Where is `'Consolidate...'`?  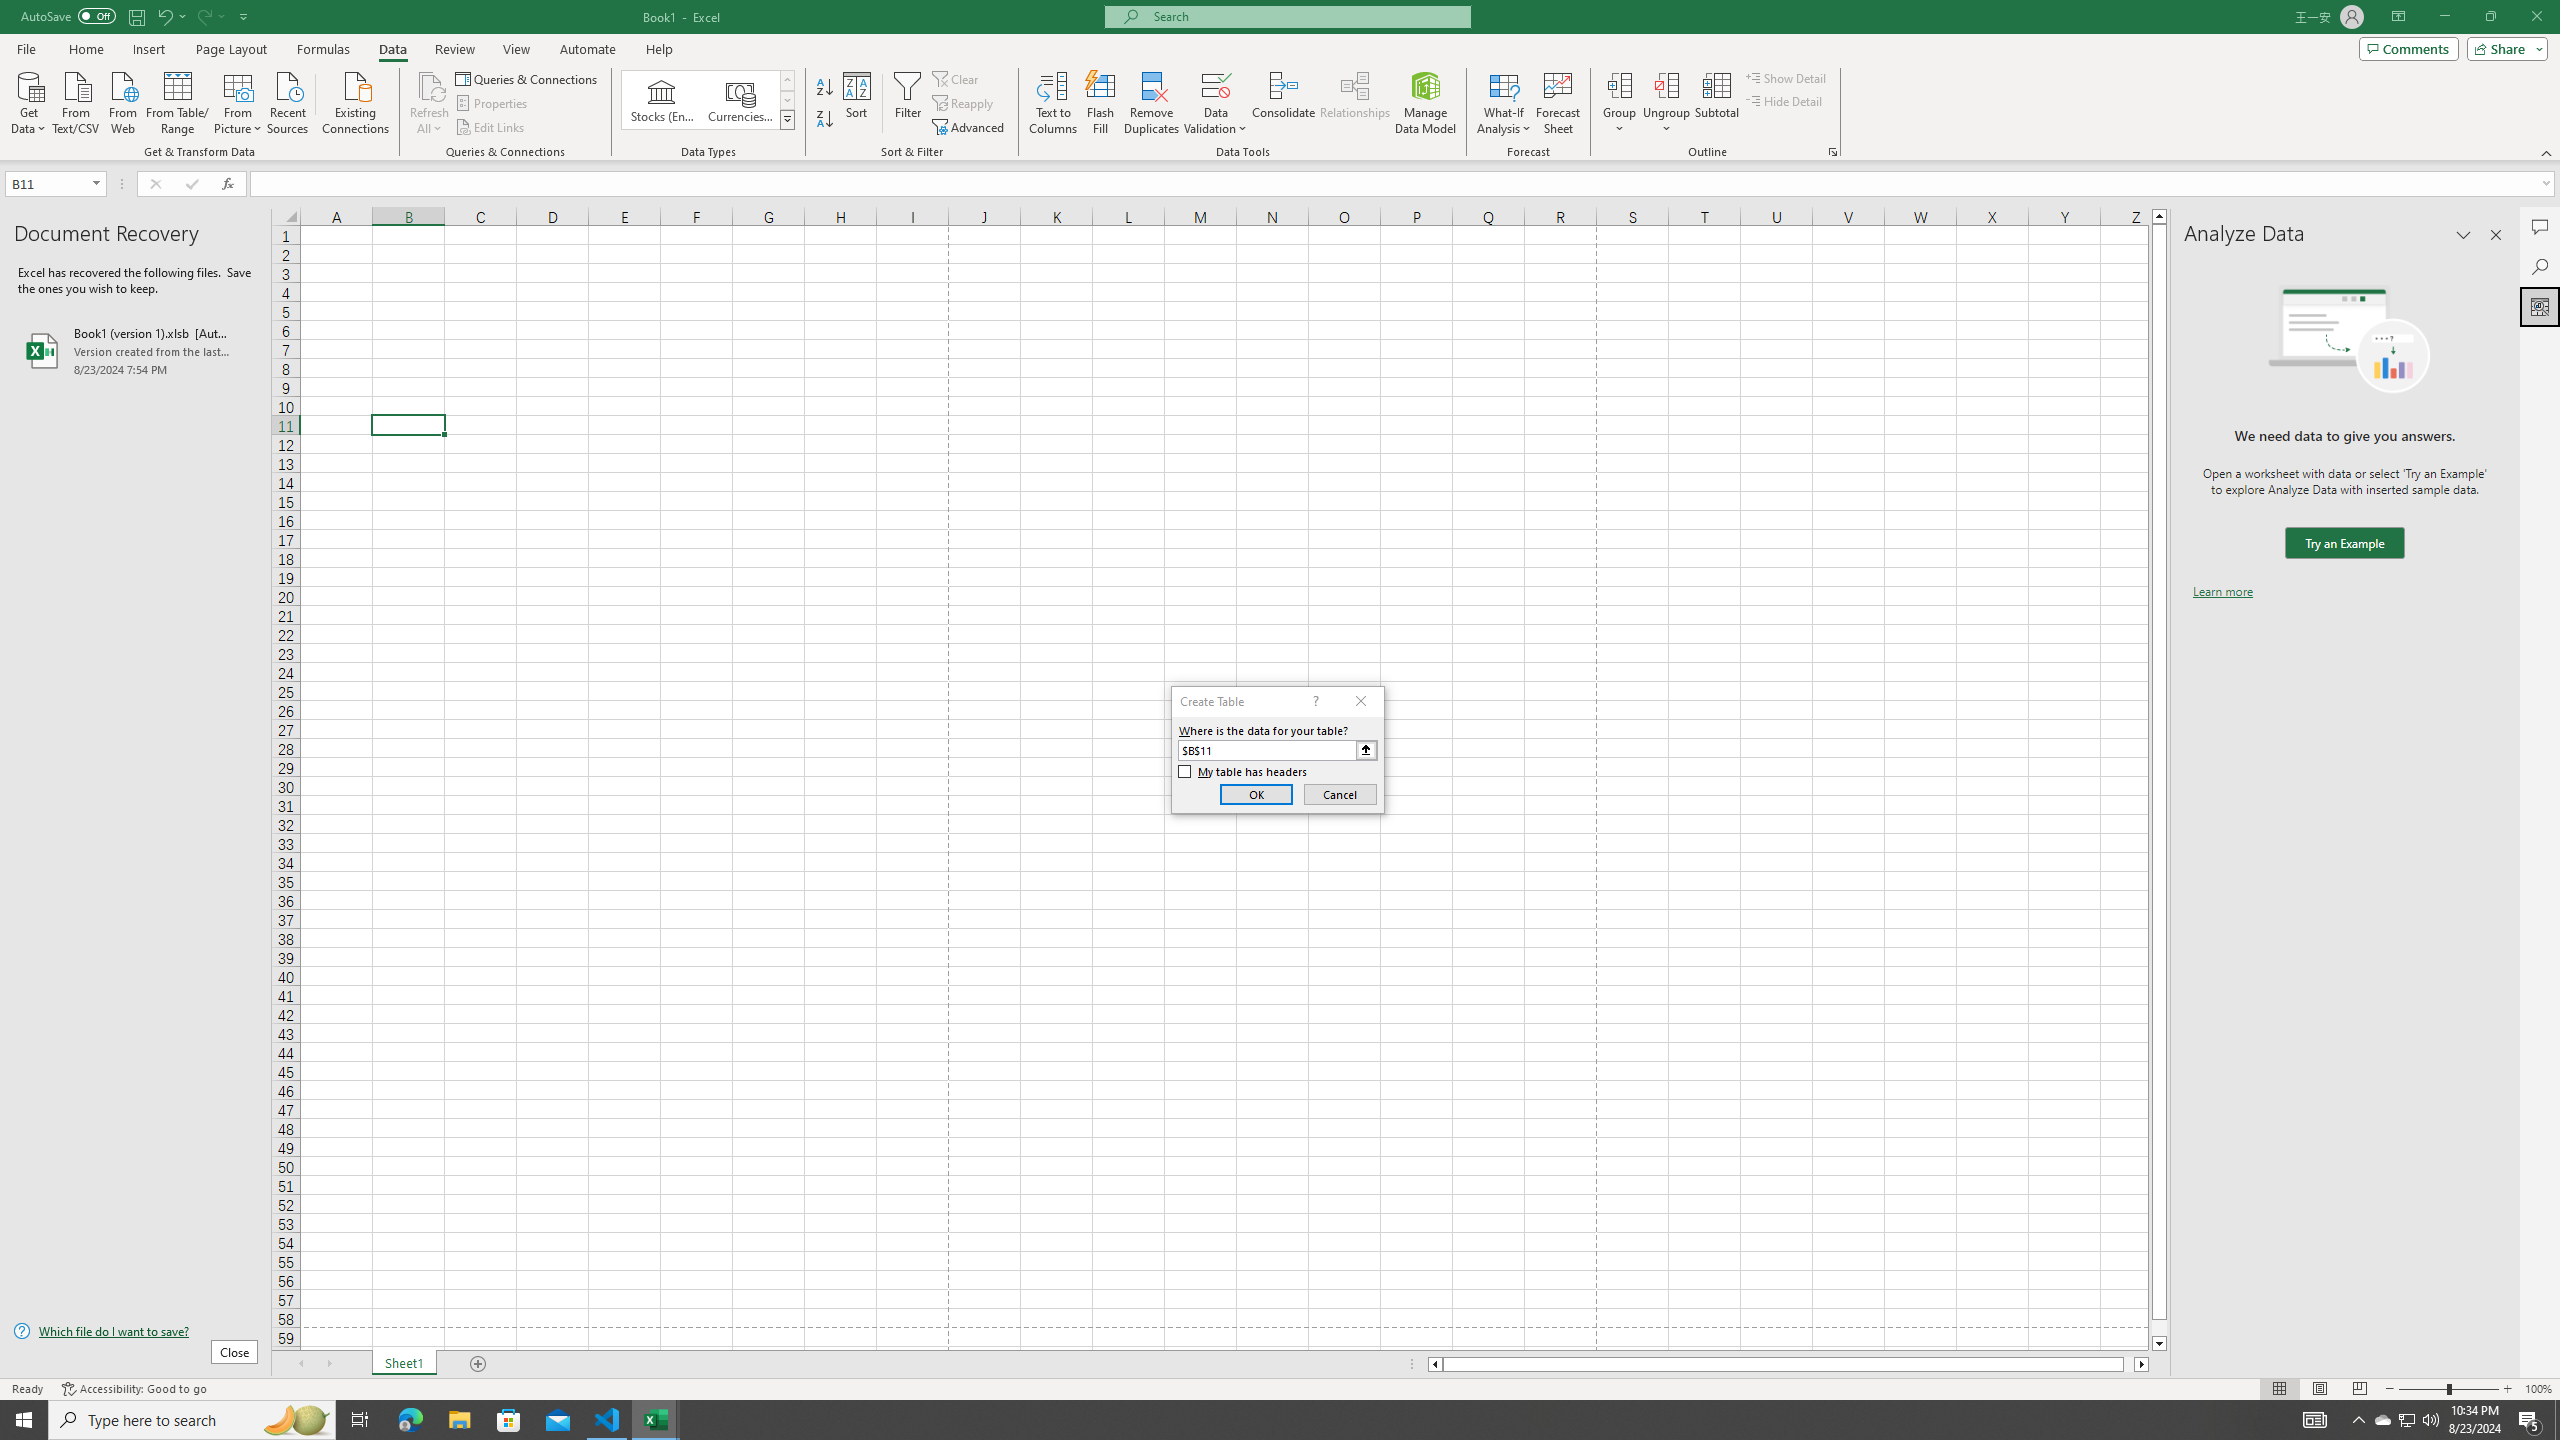
'Consolidate...' is located at coordinates (1283, 103).